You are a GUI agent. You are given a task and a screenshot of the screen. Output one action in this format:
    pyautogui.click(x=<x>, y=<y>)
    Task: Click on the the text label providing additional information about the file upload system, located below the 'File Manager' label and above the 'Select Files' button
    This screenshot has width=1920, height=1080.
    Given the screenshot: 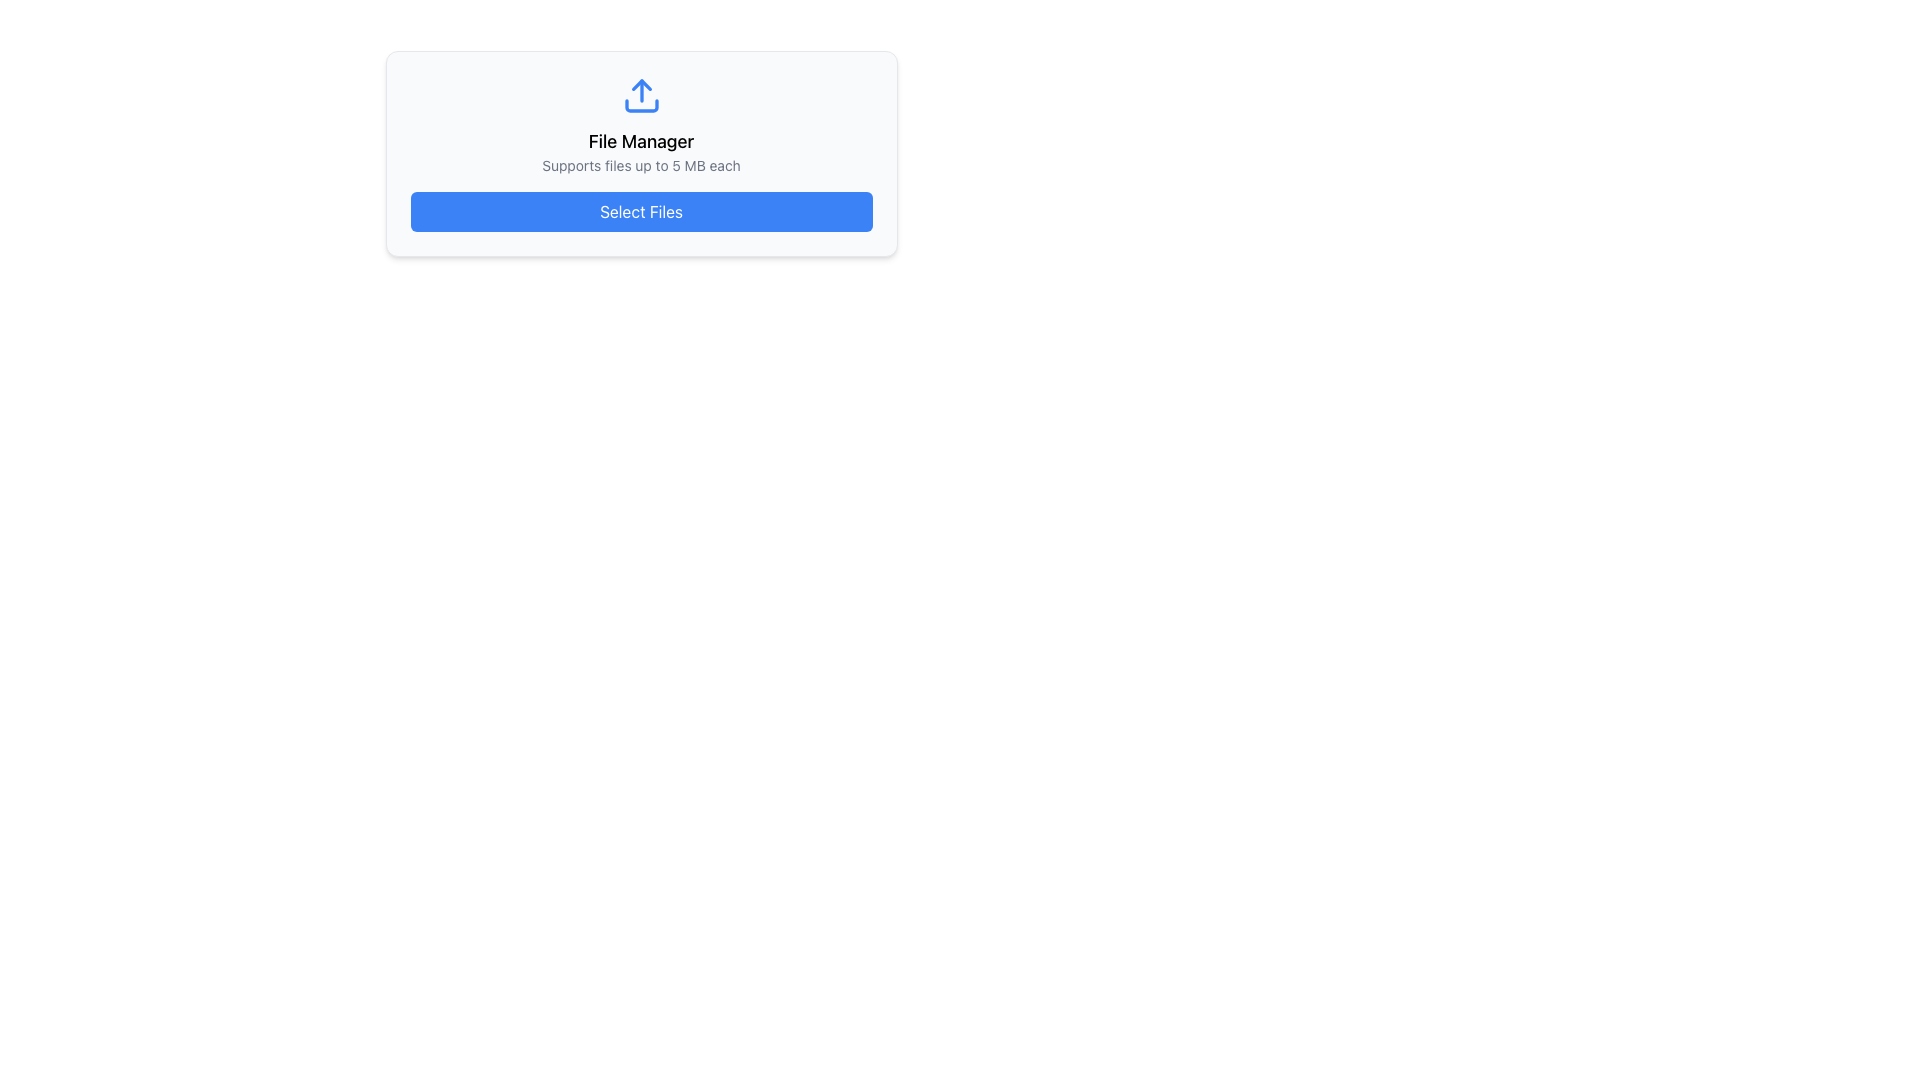 What is the action you would take?
    pyautogui.click(x=641, y=164)
    